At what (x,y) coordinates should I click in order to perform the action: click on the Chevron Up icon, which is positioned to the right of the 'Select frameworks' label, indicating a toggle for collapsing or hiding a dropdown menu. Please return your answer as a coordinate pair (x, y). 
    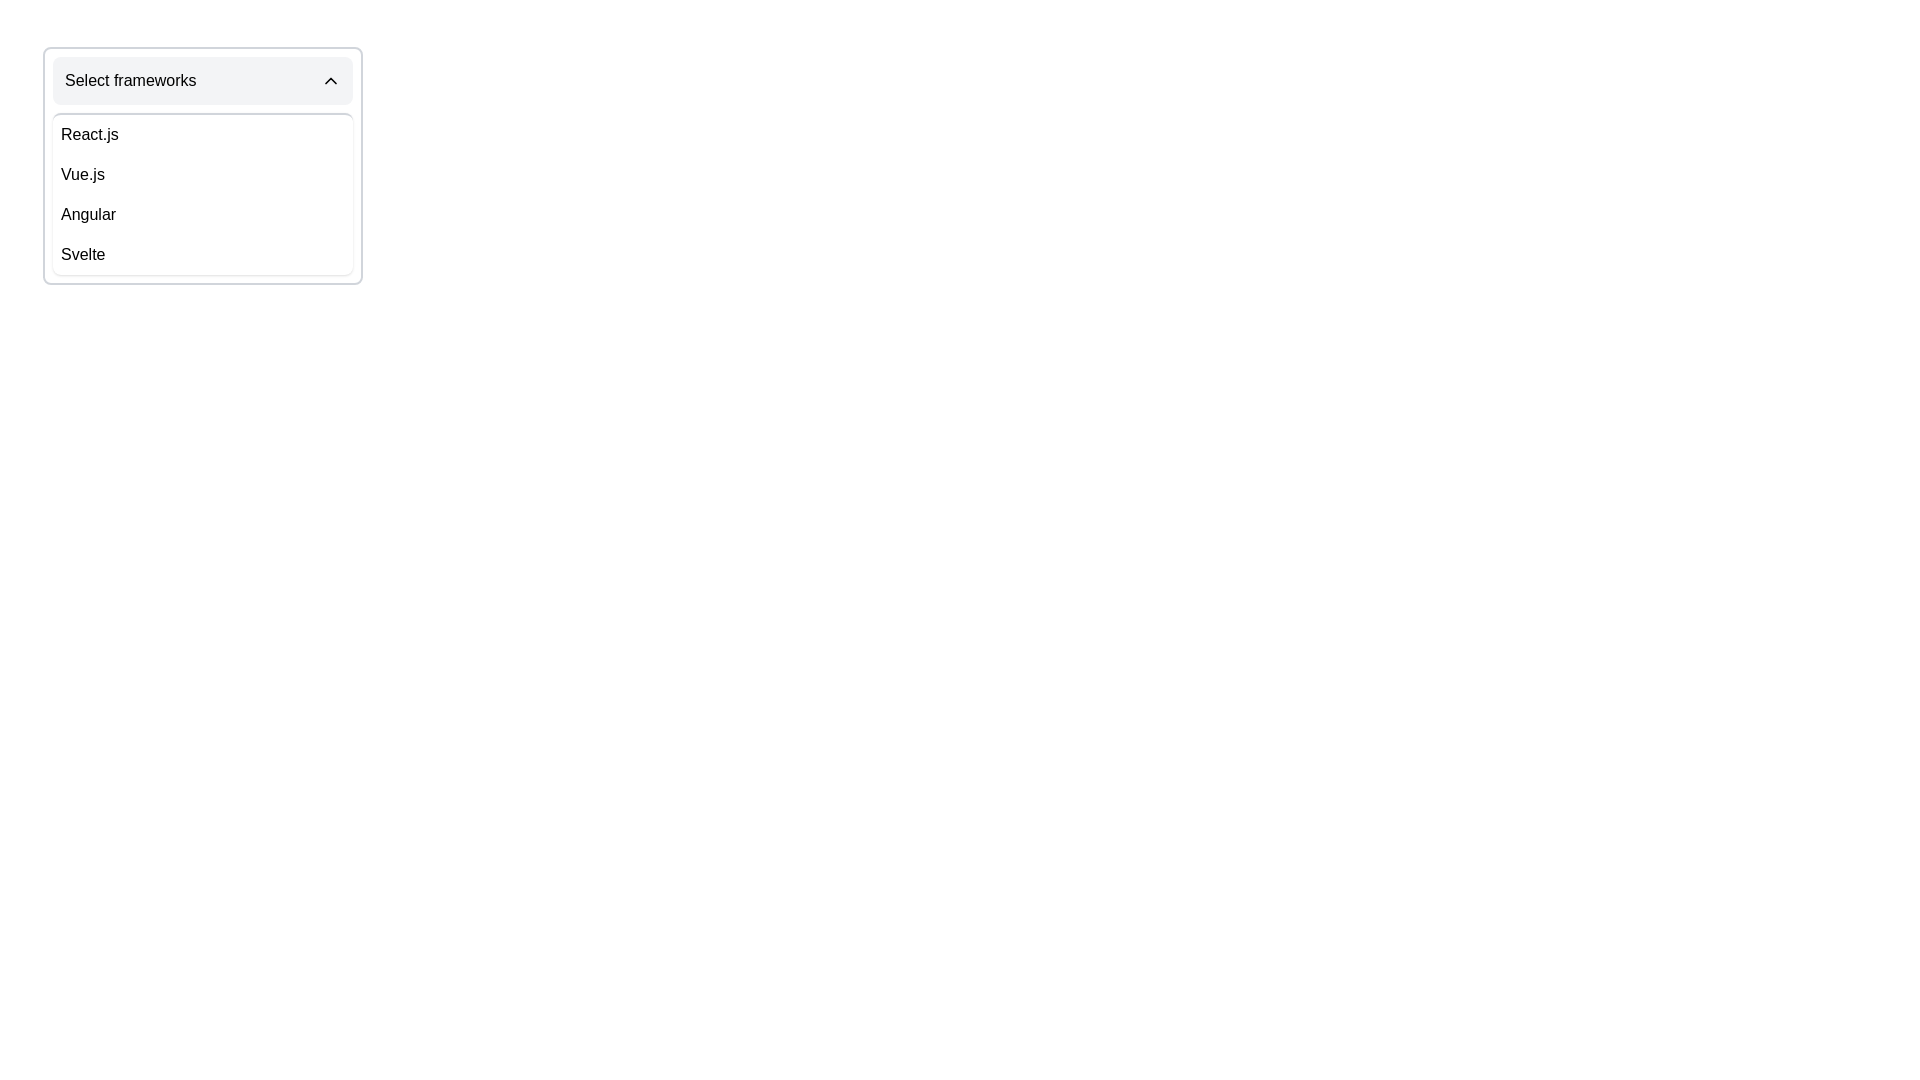
    Looking at the image, I should click on (331, 80).